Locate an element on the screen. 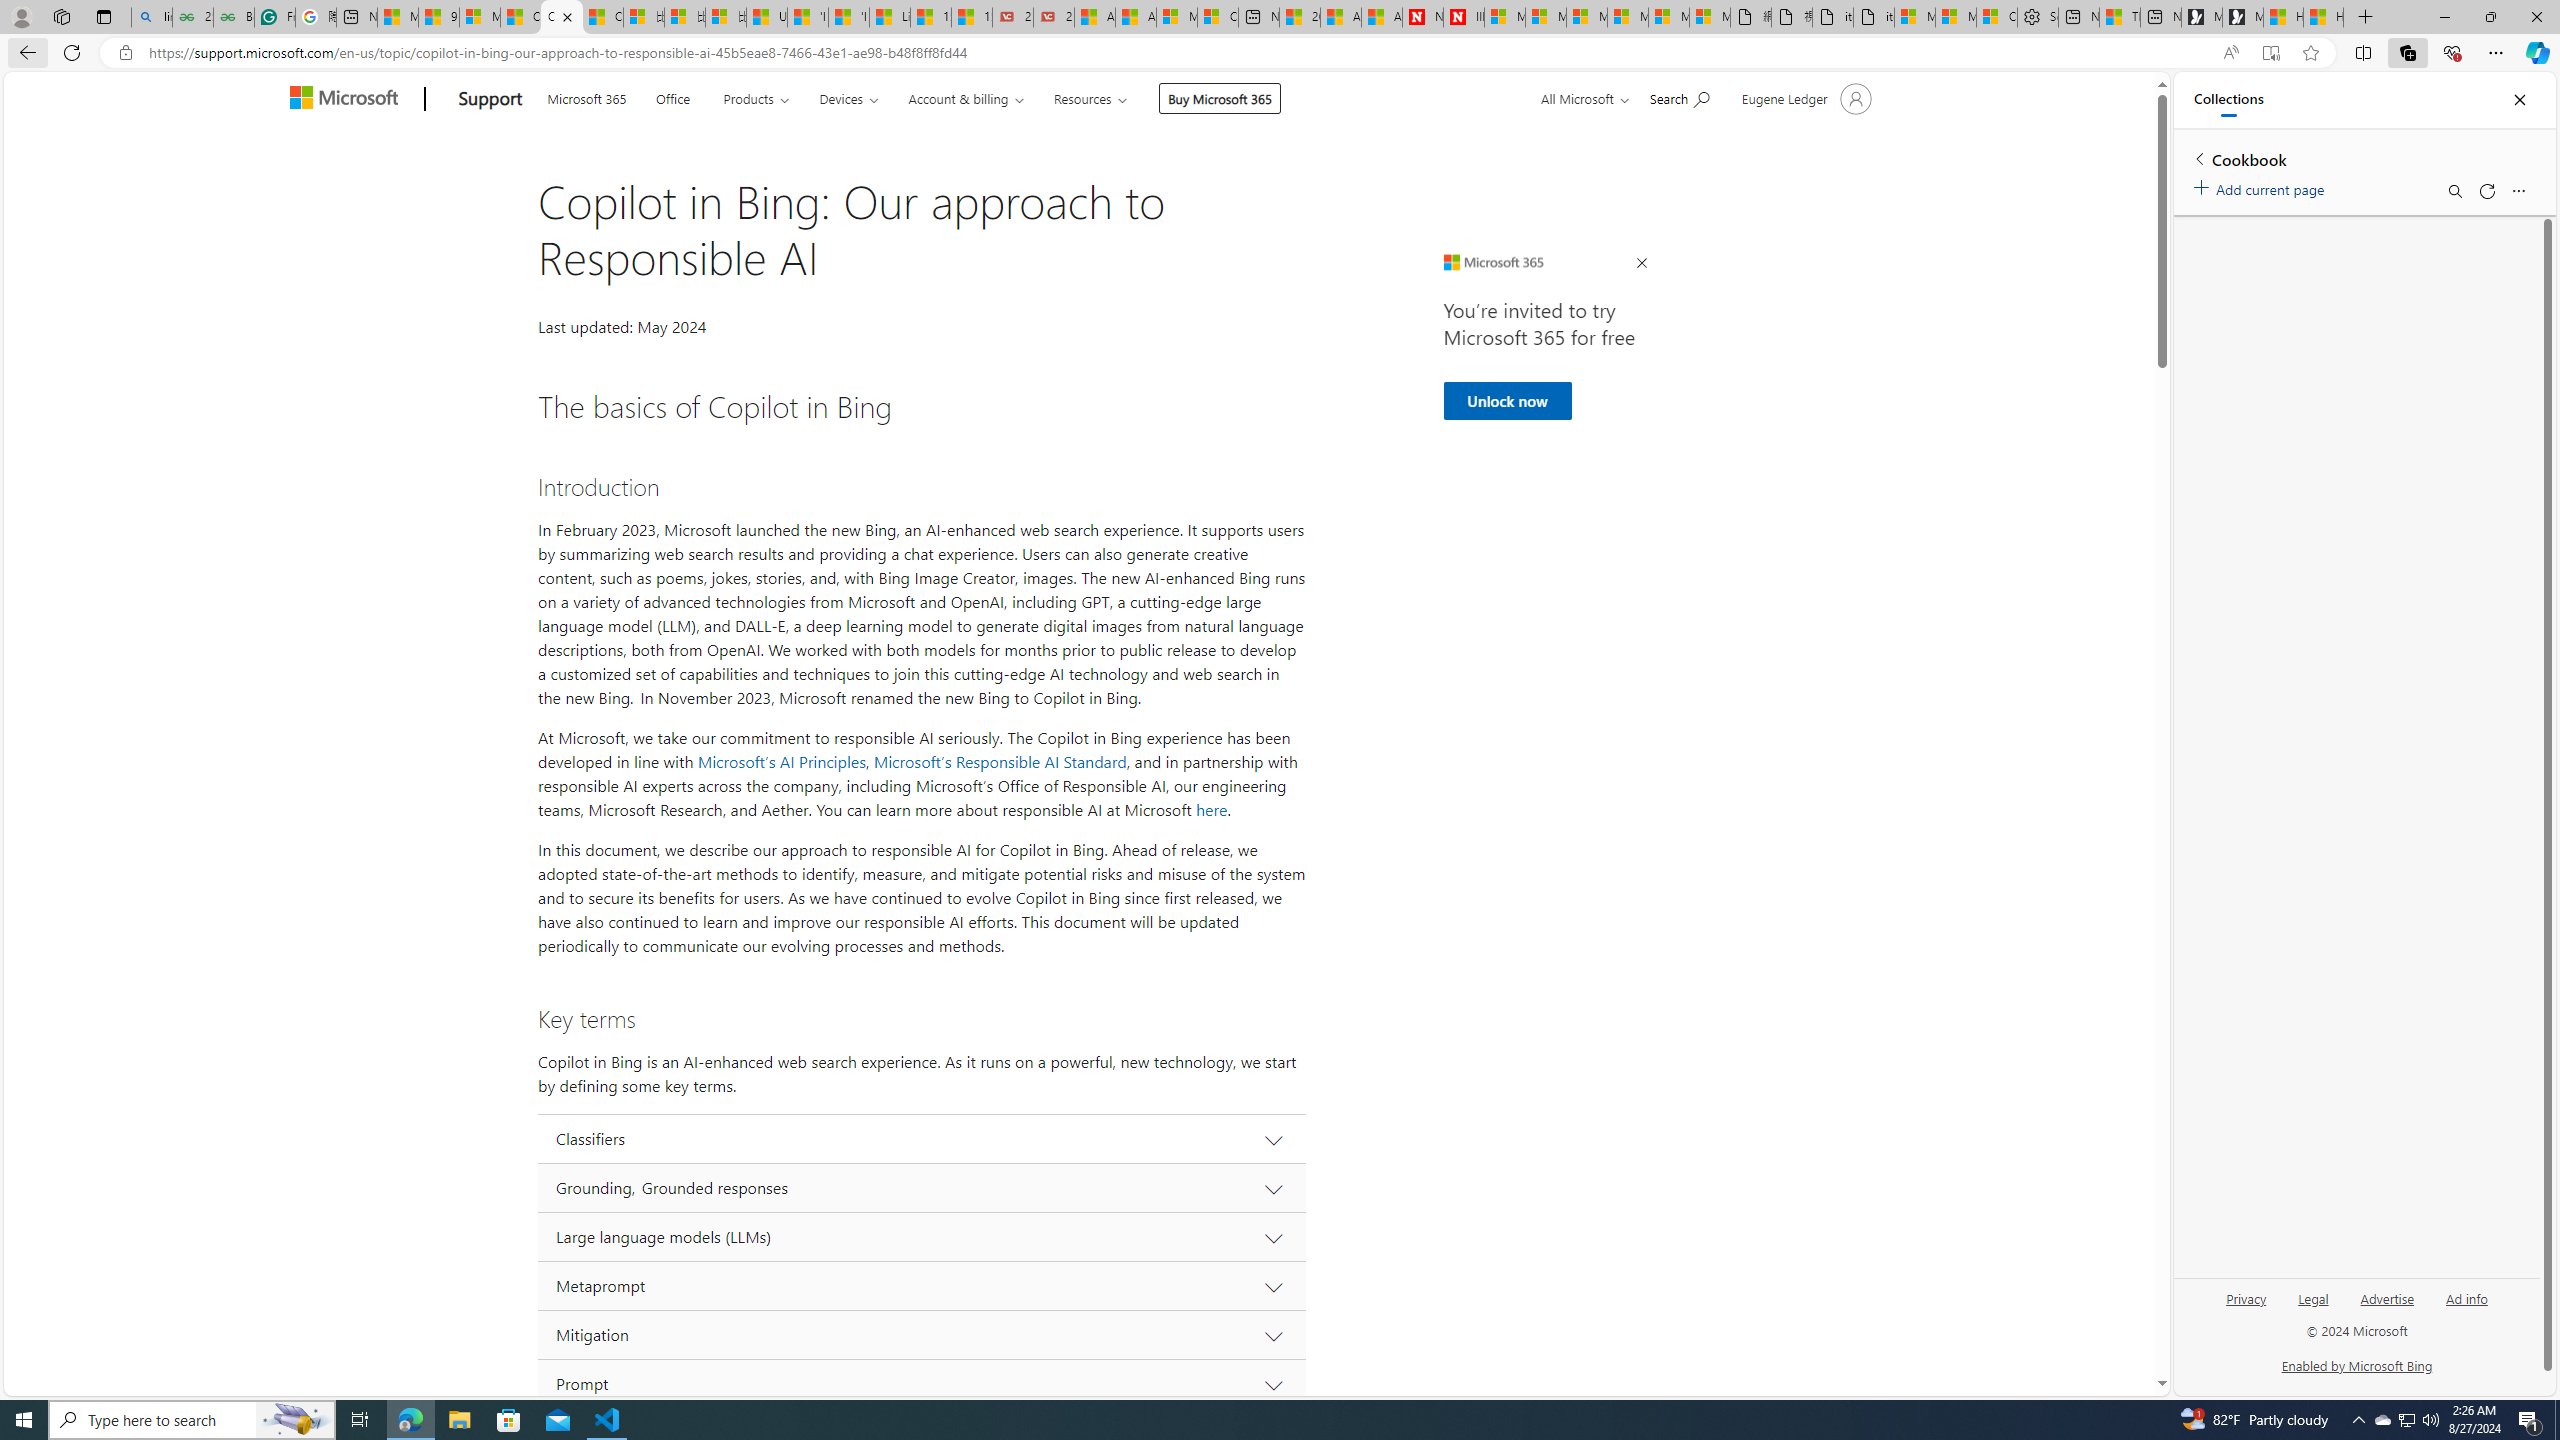 Image resolution: width=2560 pixels, height=1440 pixels. 'Ad info' is located at coordinates (2466, 1305).